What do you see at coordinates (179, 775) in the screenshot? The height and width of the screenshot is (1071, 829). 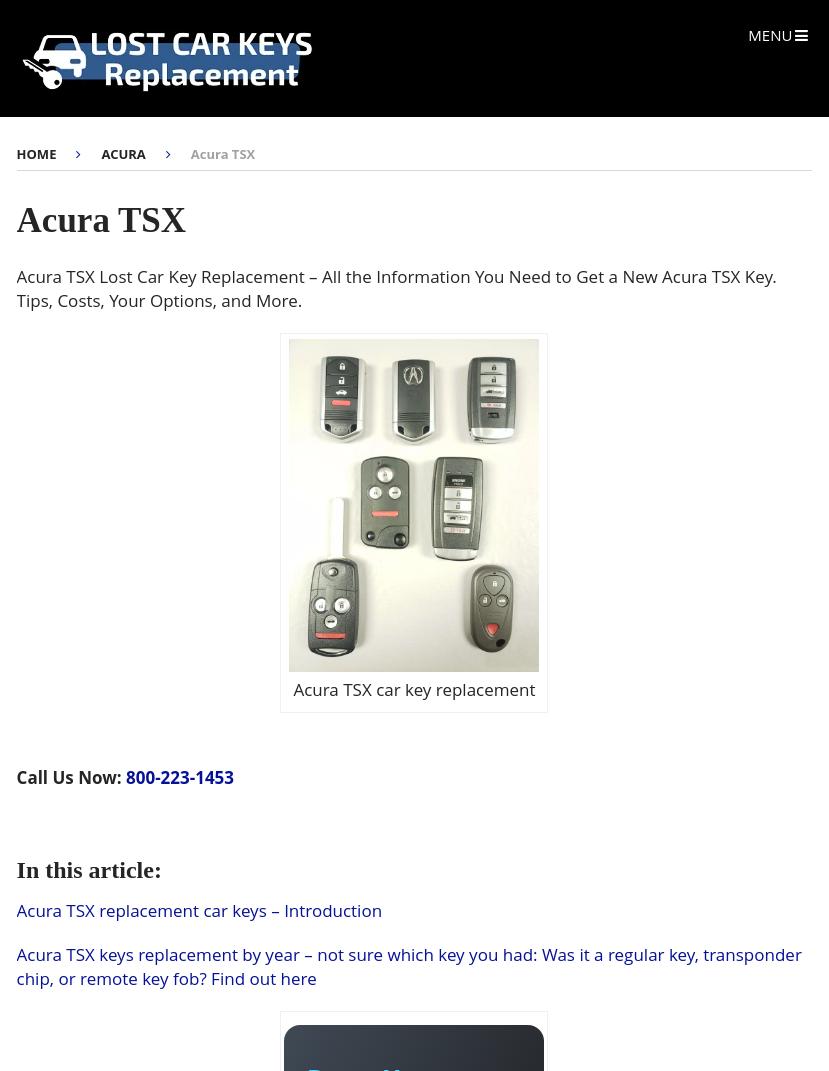 I see `'800-223-1453'` at bounding box center [179, 775].